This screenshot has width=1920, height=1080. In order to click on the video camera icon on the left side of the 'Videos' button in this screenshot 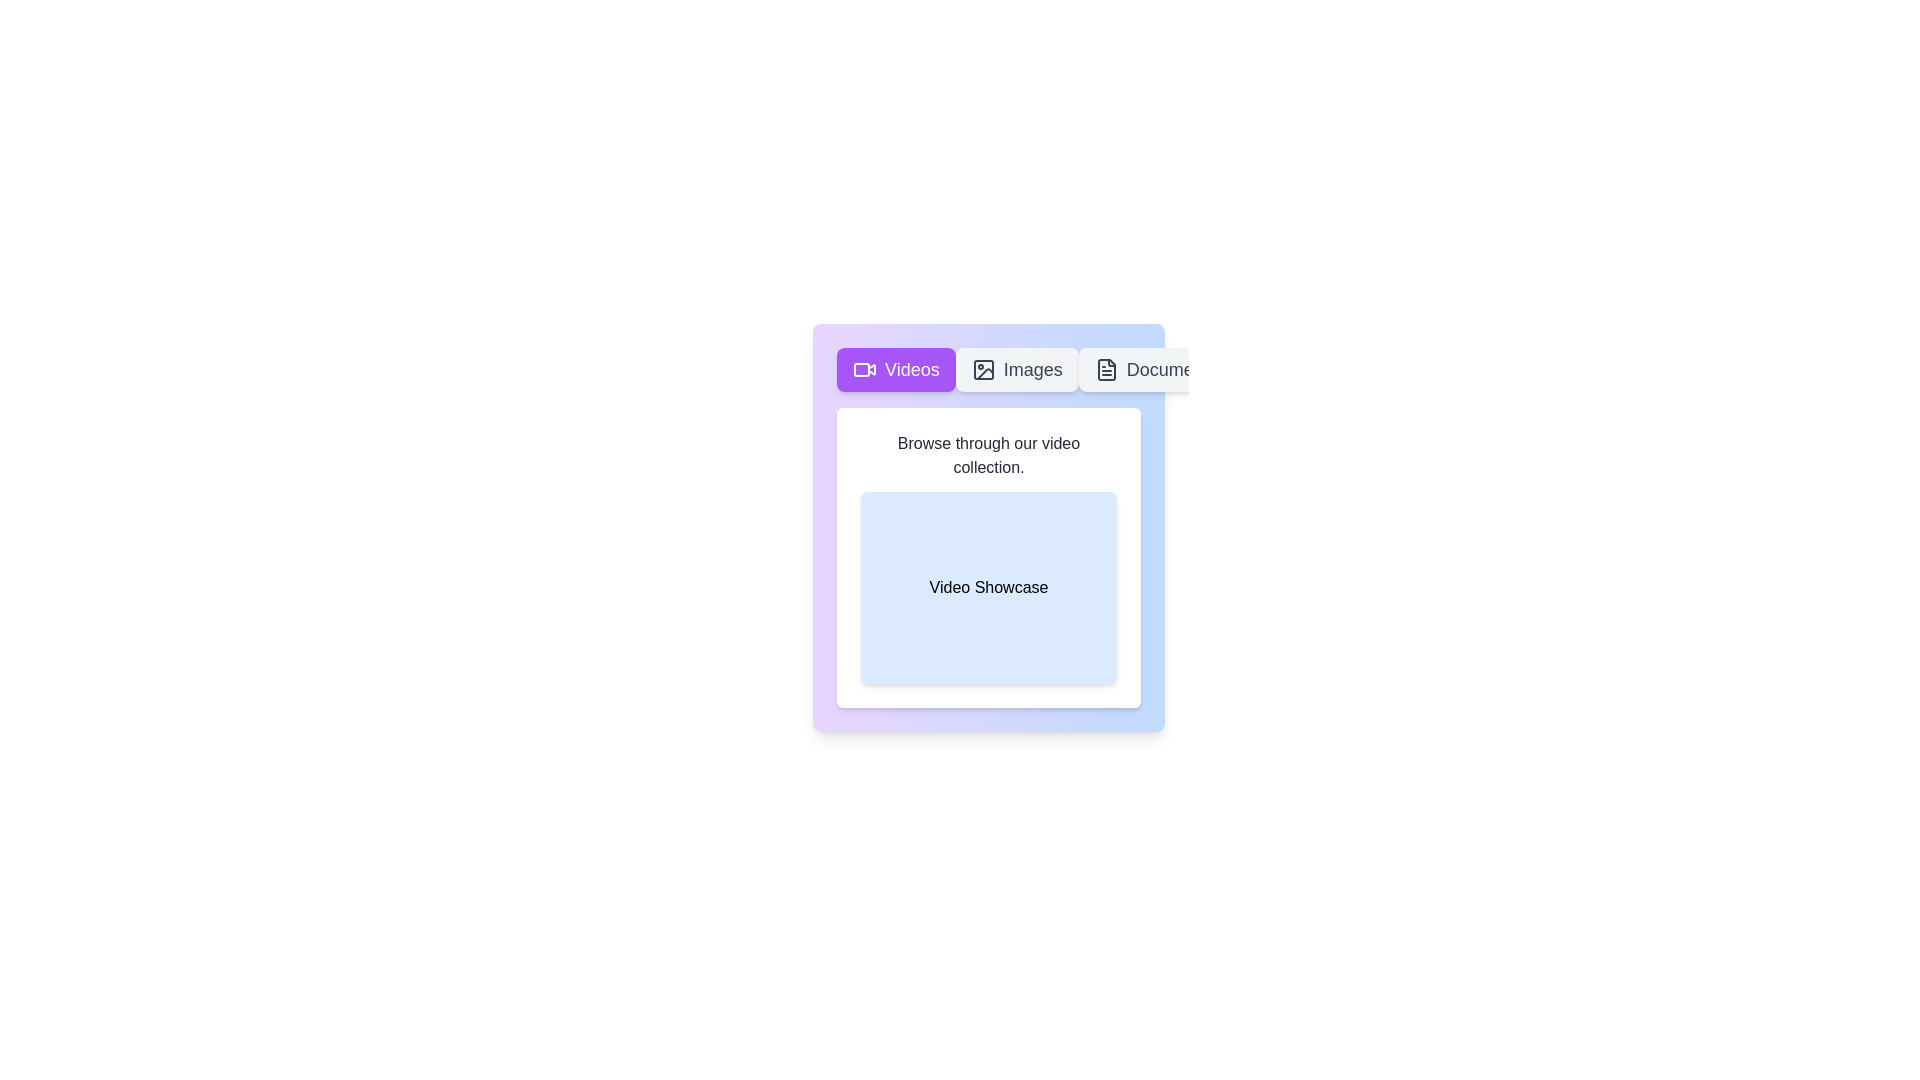, I will do `click(864, 370)`.